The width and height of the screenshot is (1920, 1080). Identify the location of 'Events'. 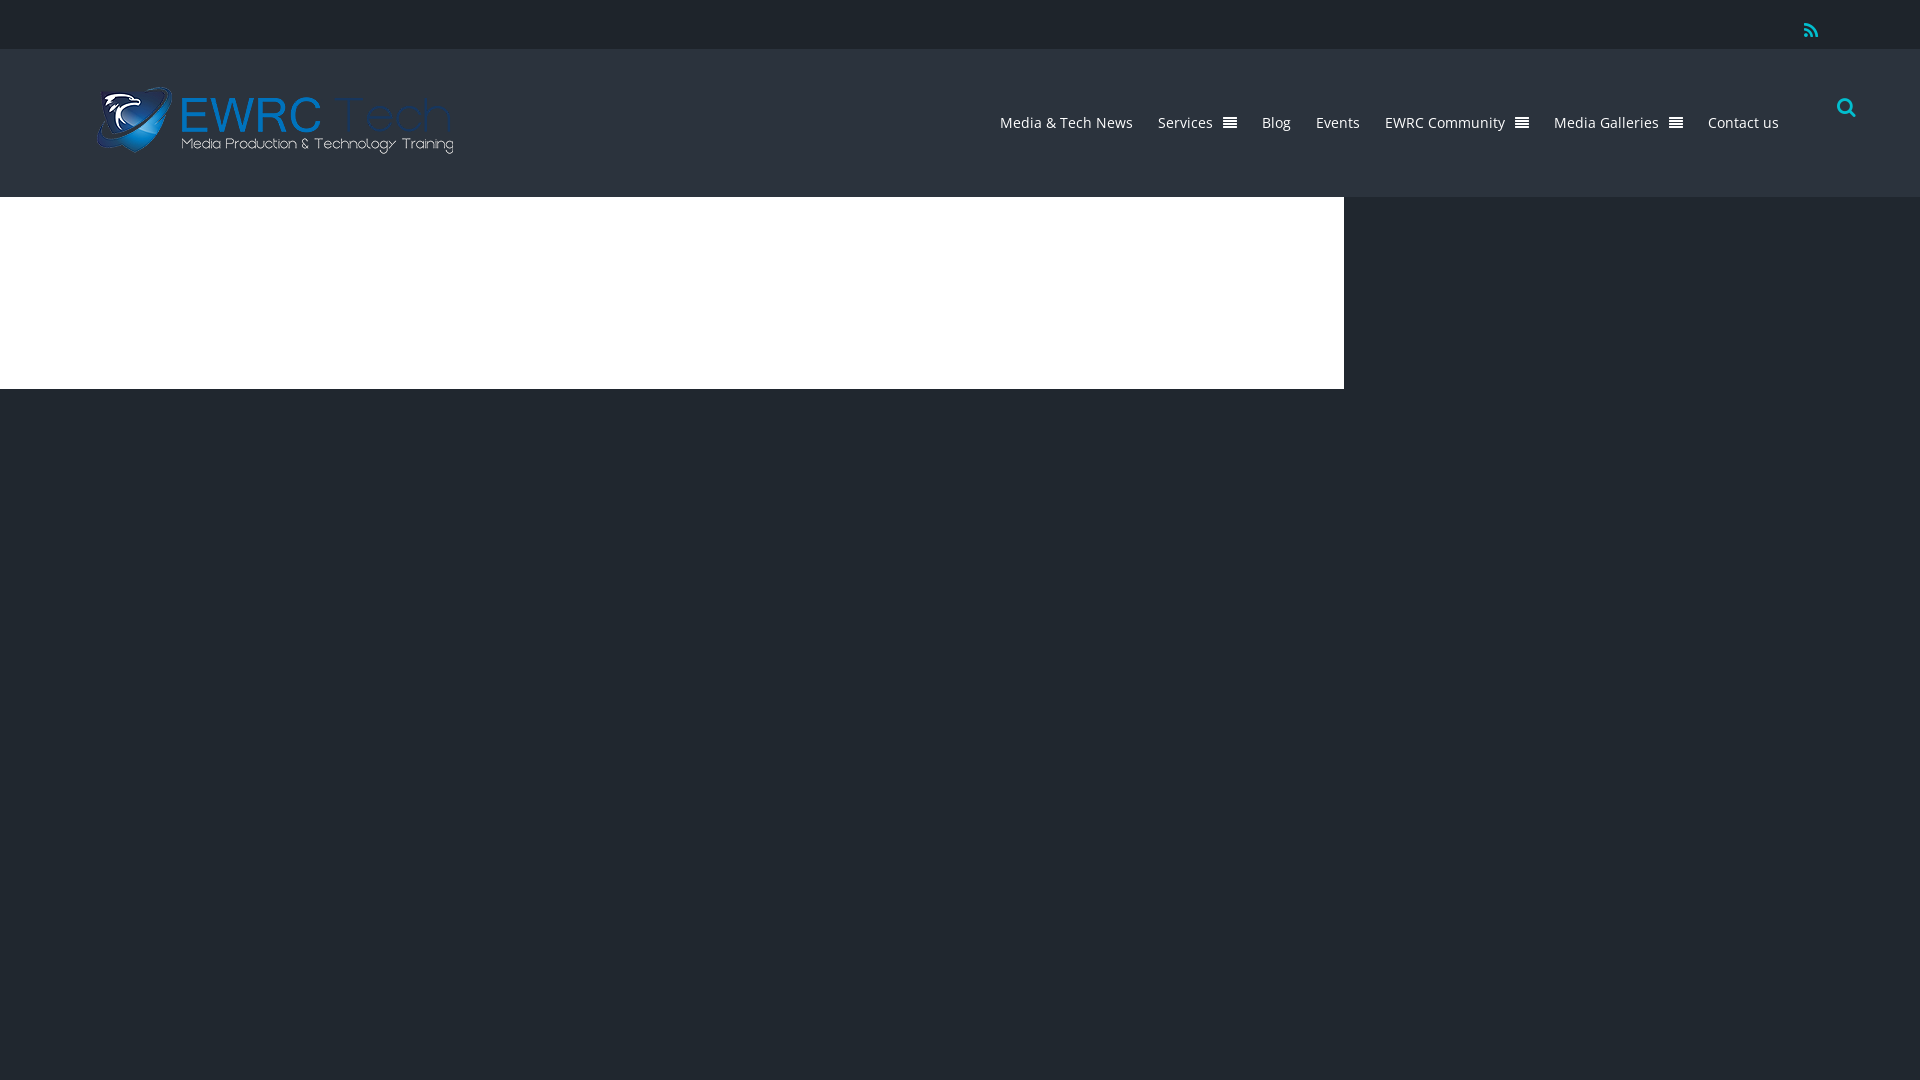
(1338, 122).